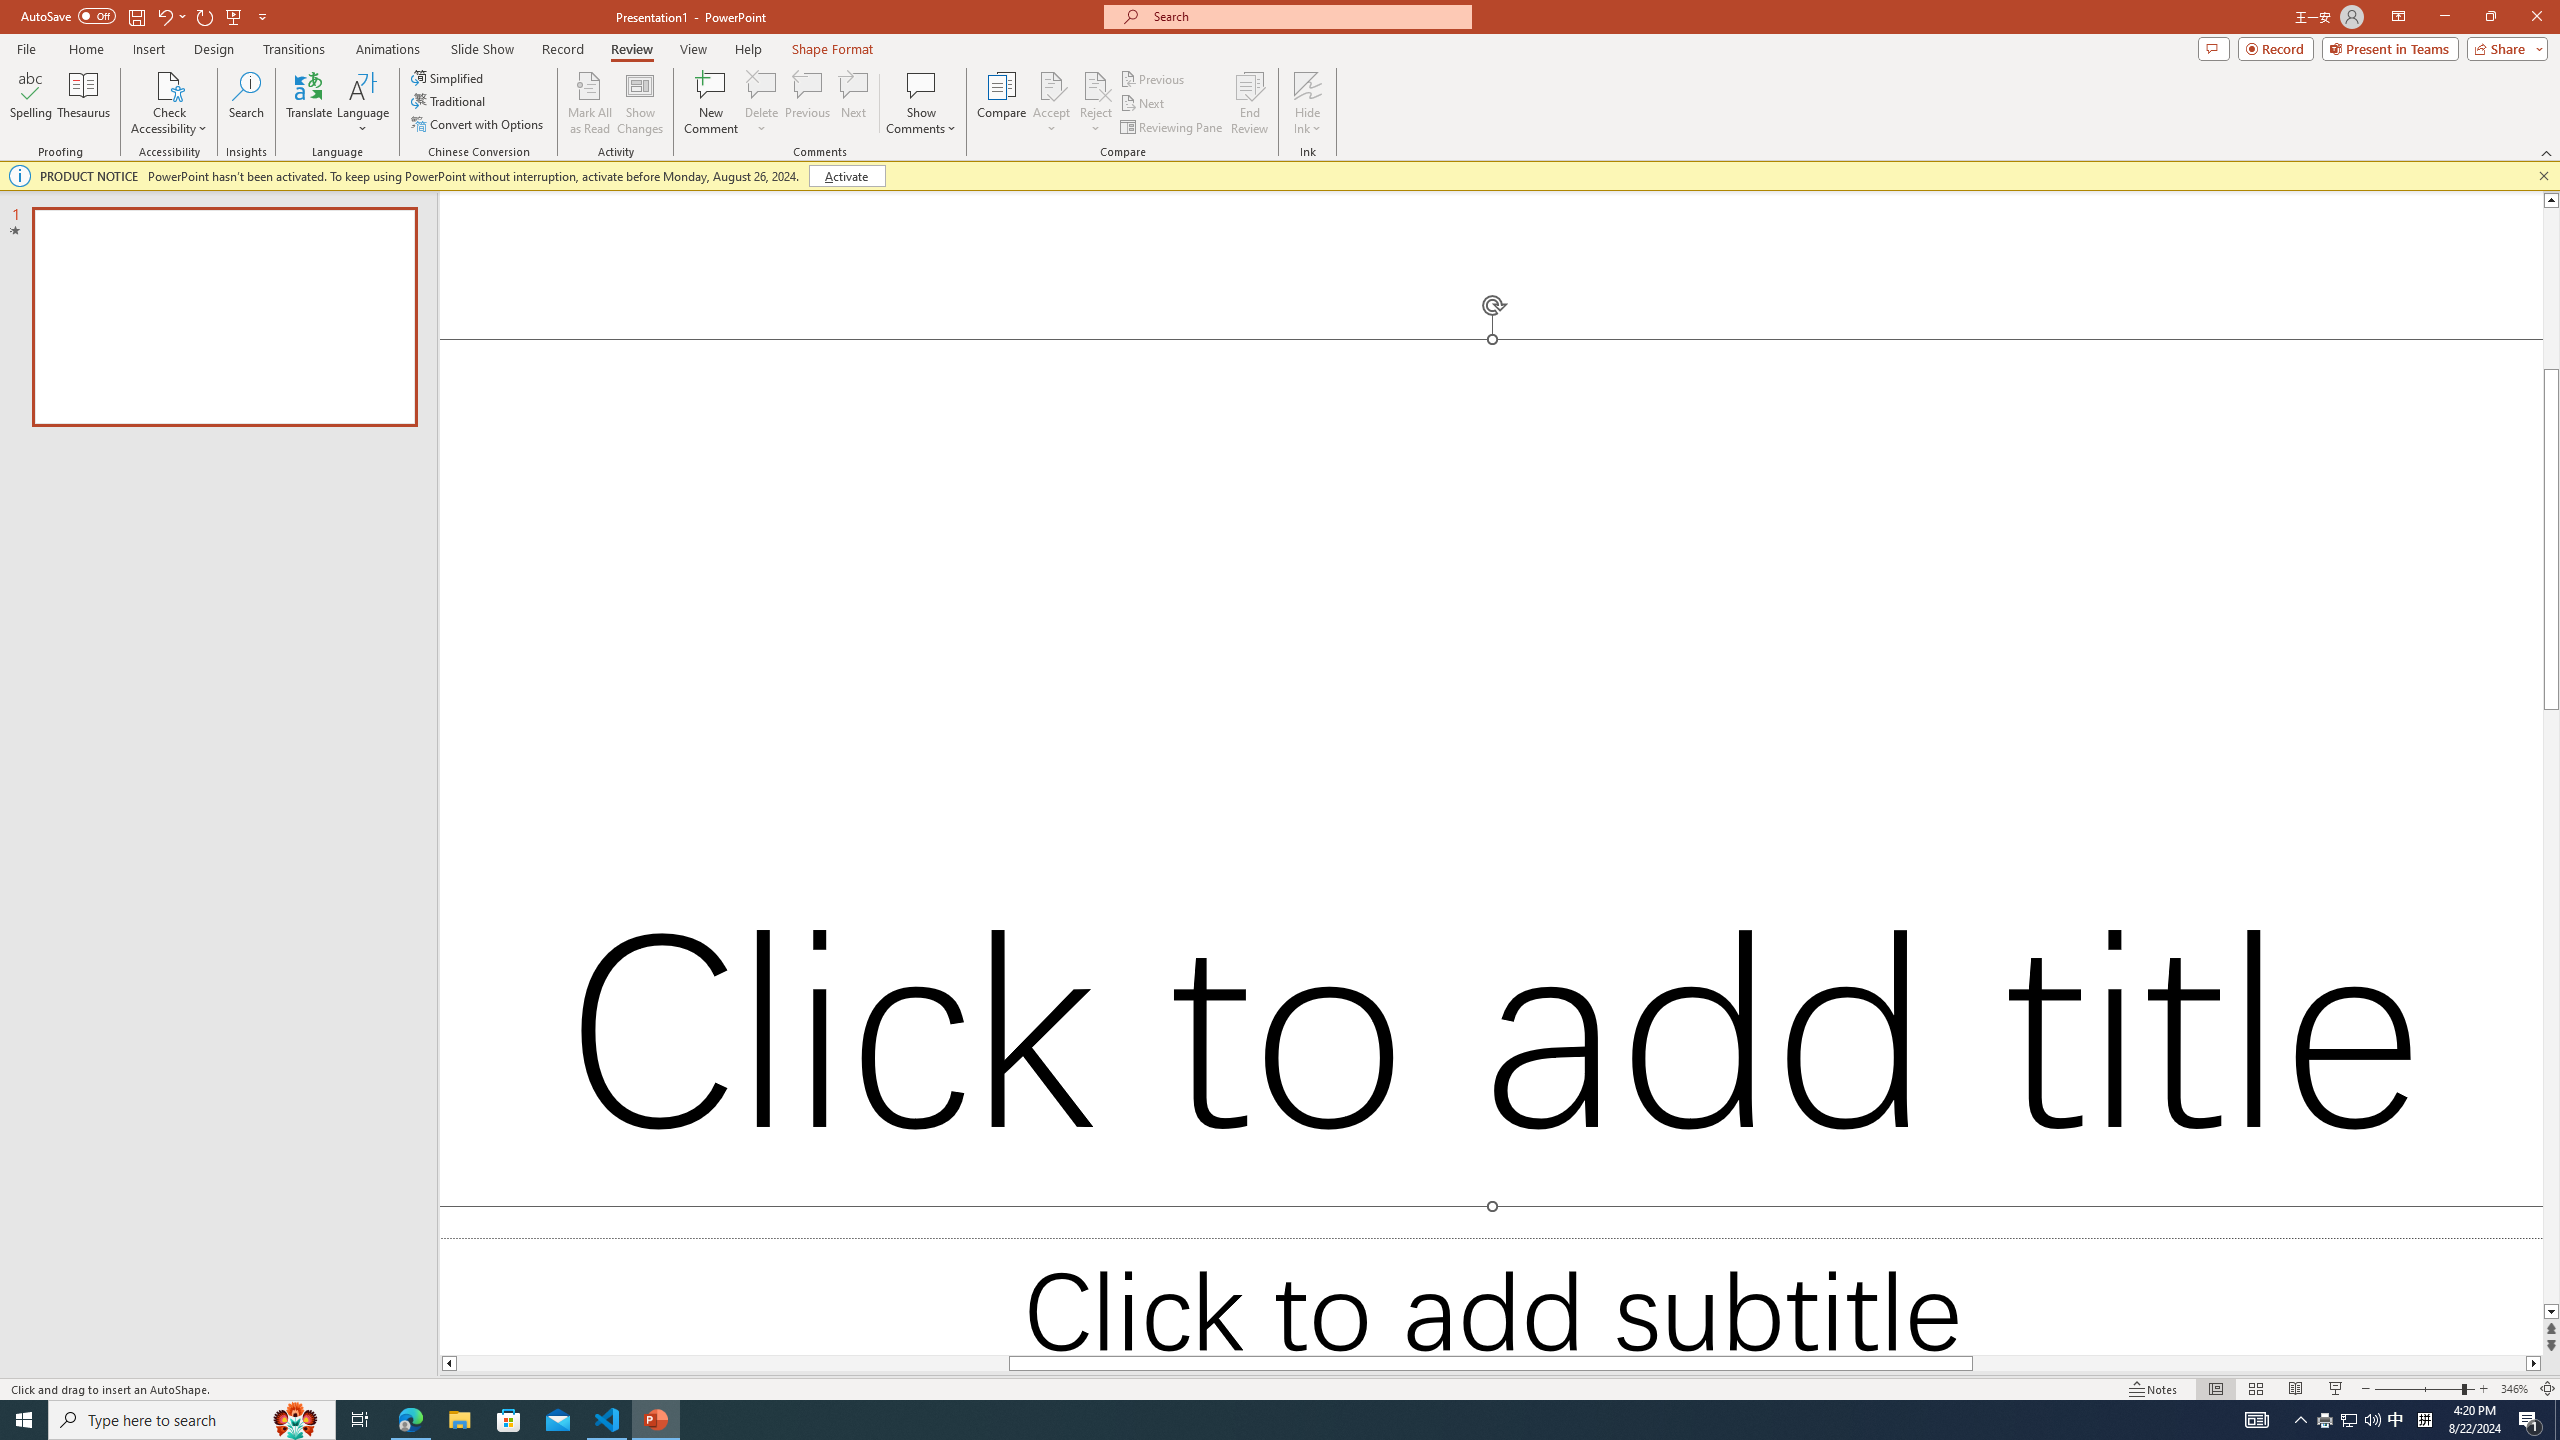 The image size is (2560, 1440). Describe the element at coordinates (1153, 78) in the screenshot. I see `'Previous'` at that location.